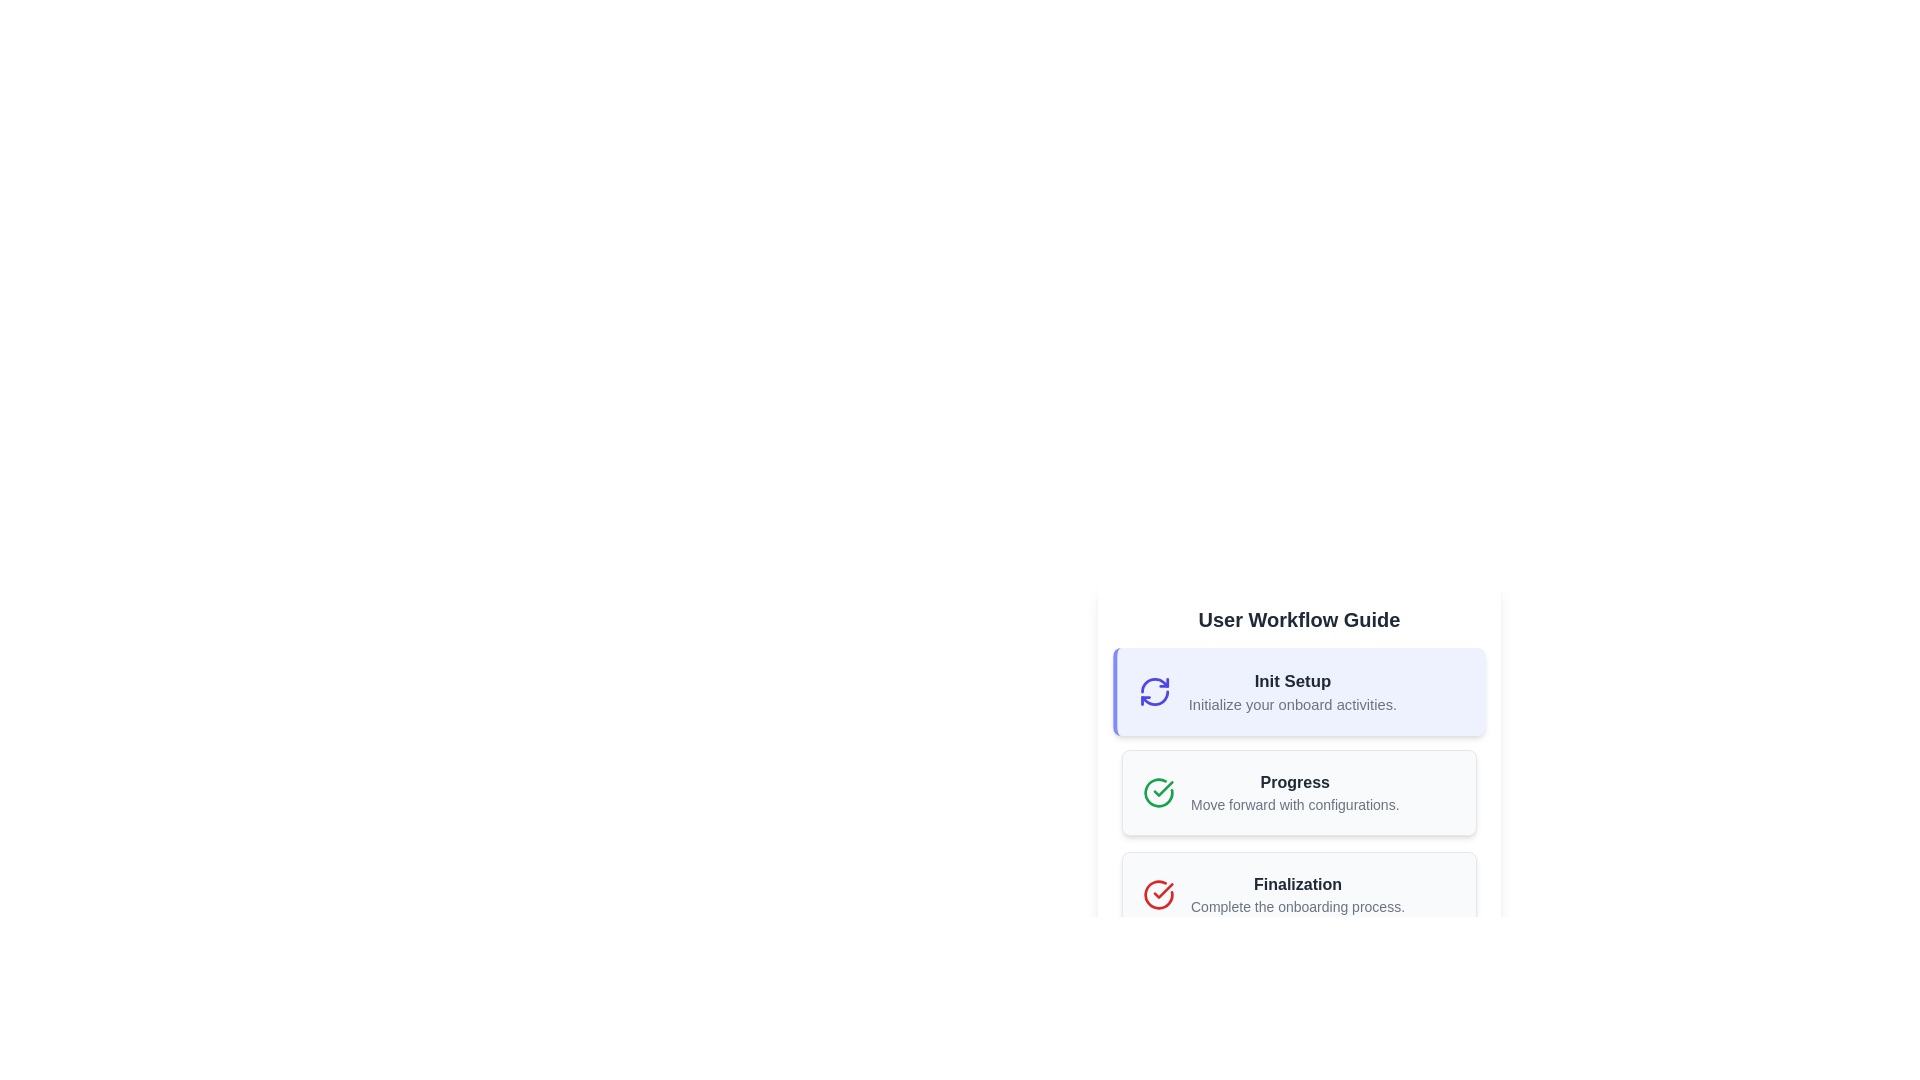 This screenshot has height=1080, width=1920. What do you see at coordinates (1155, 697) in the screenshot?
I see `the bottom-right segment of the circular arrow icon that represents refreshing or updating actions` at bounding box center [1155, 697].